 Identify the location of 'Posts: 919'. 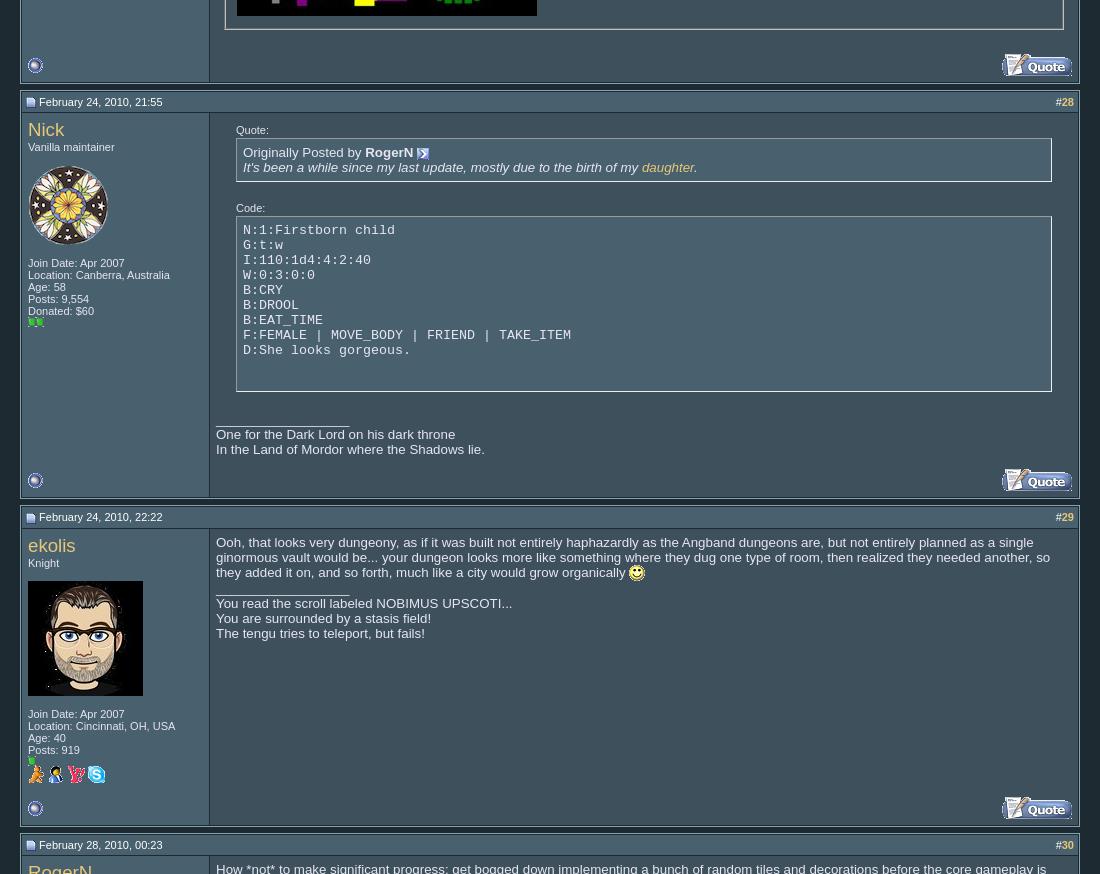
(52, 748).